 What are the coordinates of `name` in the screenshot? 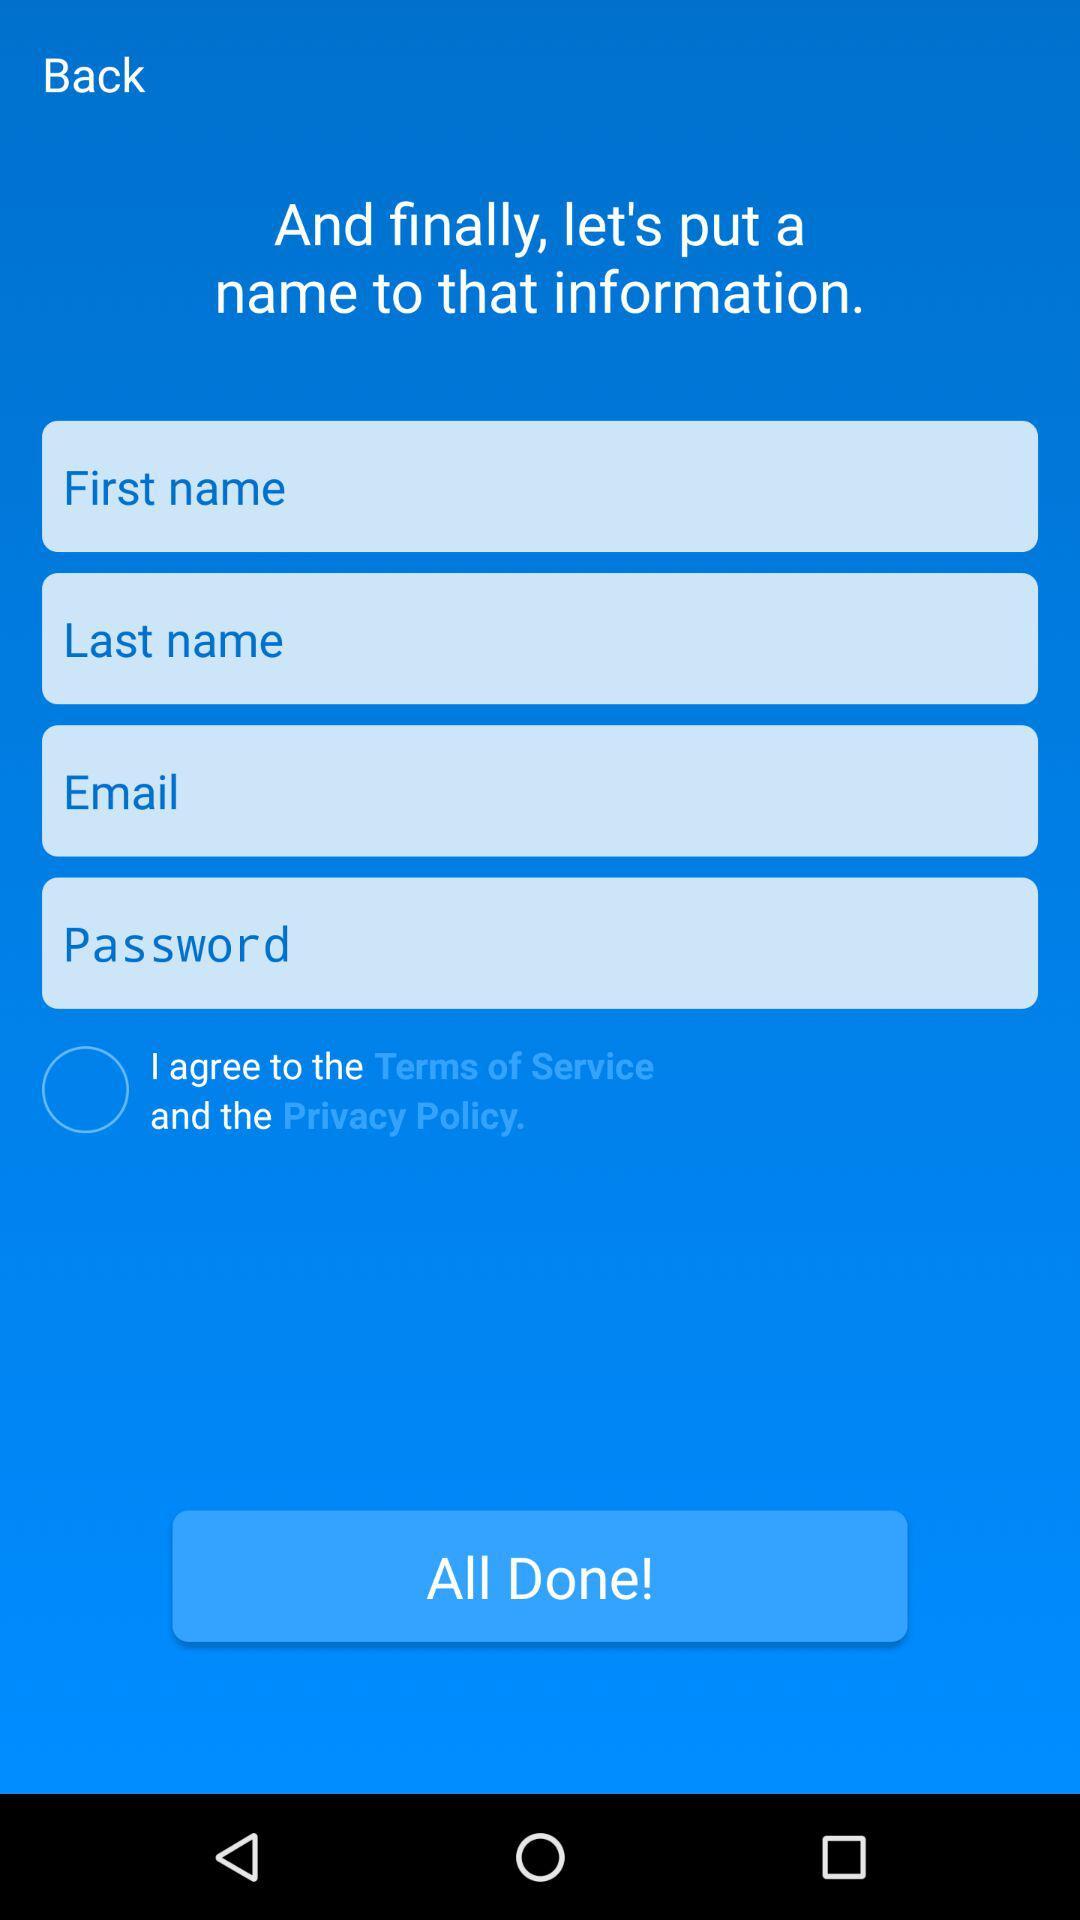 It's located at (540, 486).